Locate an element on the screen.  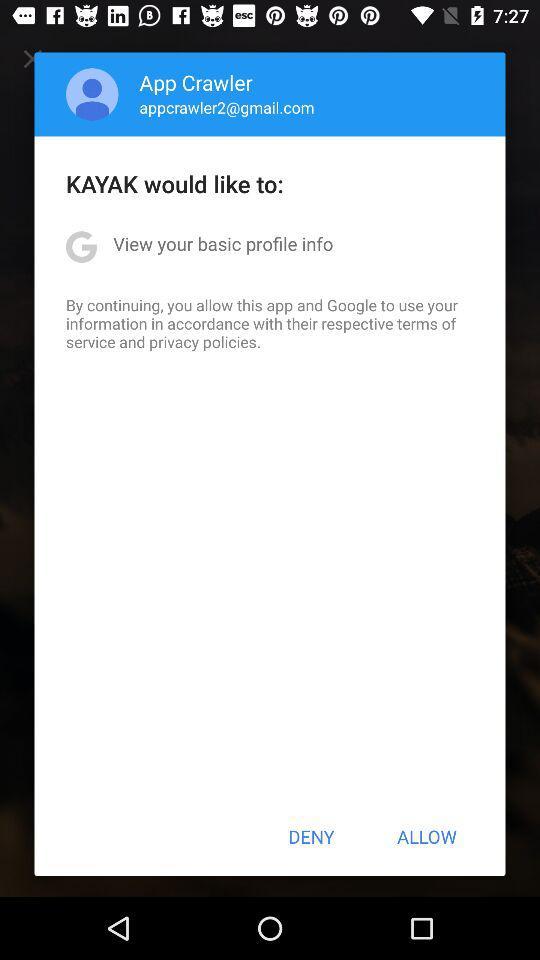
icon next to app crawler icon is located at coordinates (91, 94).